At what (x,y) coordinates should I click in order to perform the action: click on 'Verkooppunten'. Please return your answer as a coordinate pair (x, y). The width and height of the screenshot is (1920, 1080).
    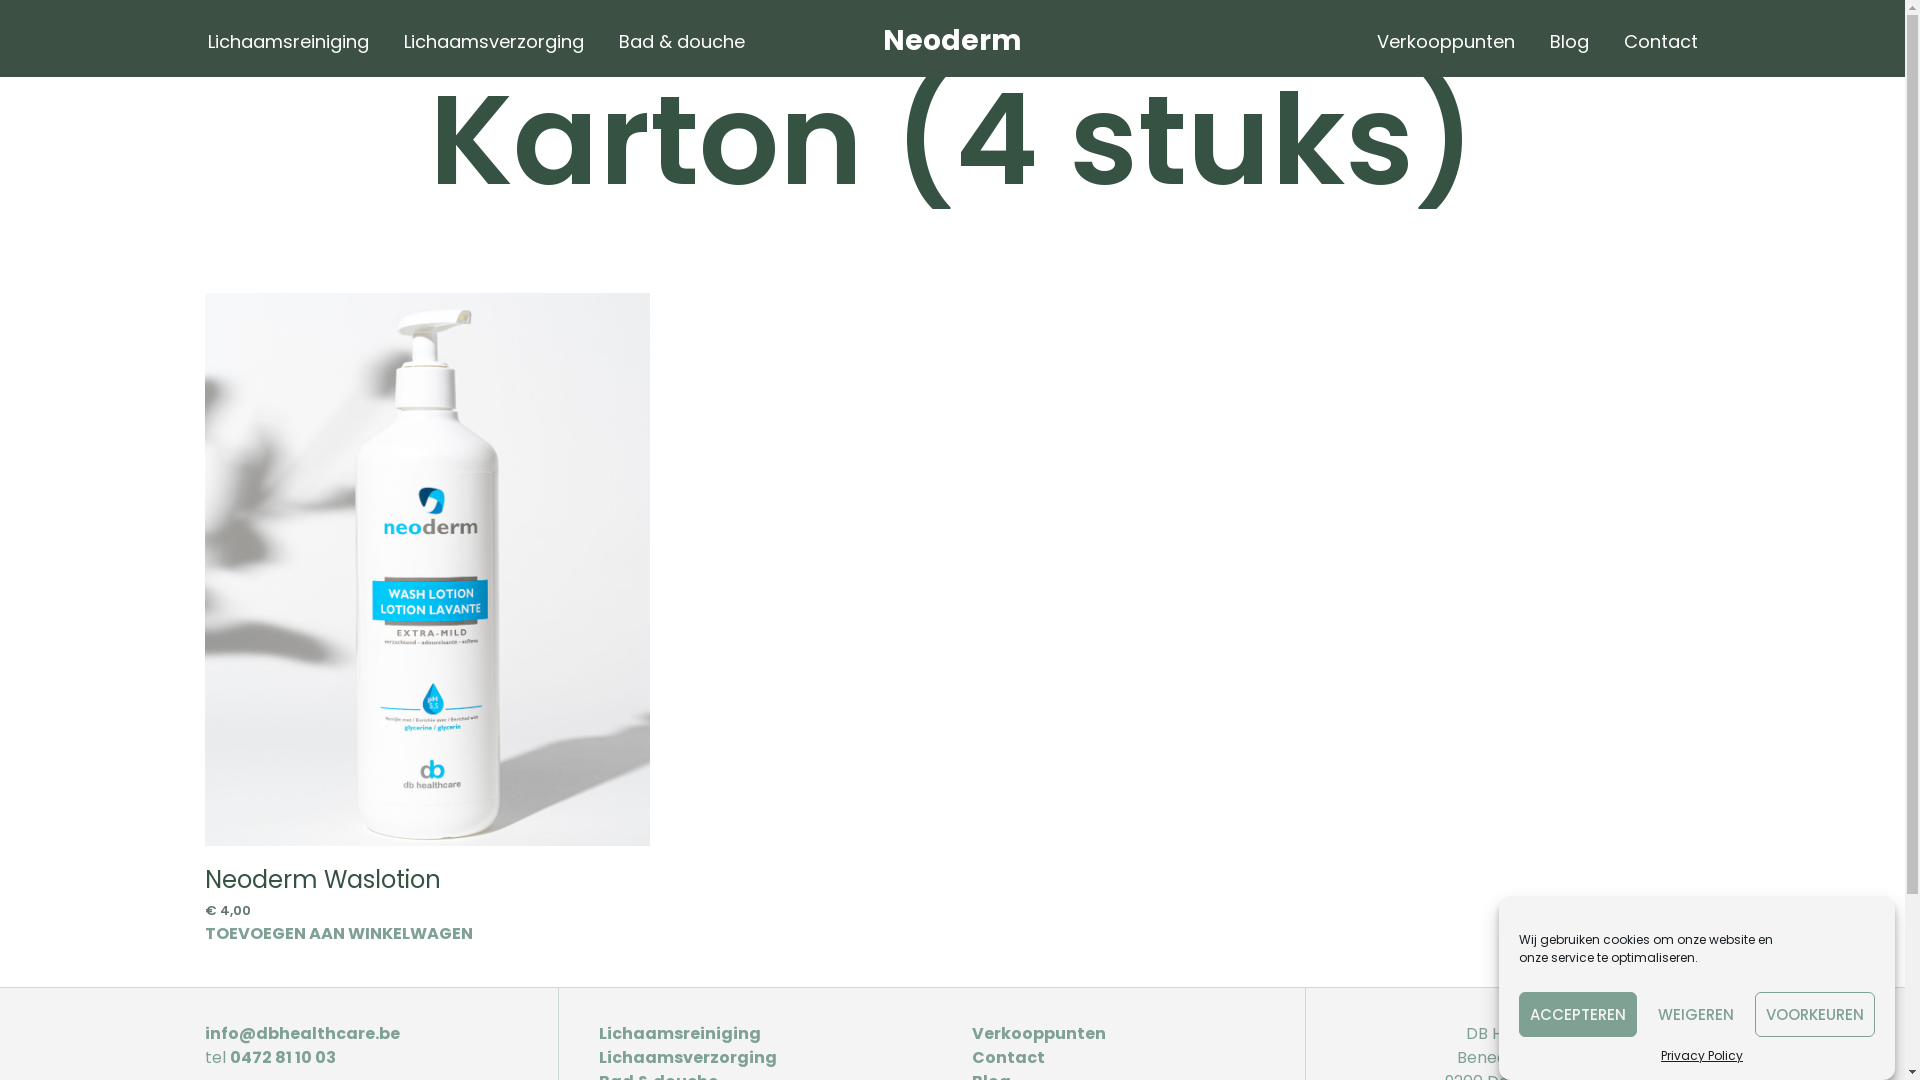
    Looking at the image, I should click on (1361, 41).